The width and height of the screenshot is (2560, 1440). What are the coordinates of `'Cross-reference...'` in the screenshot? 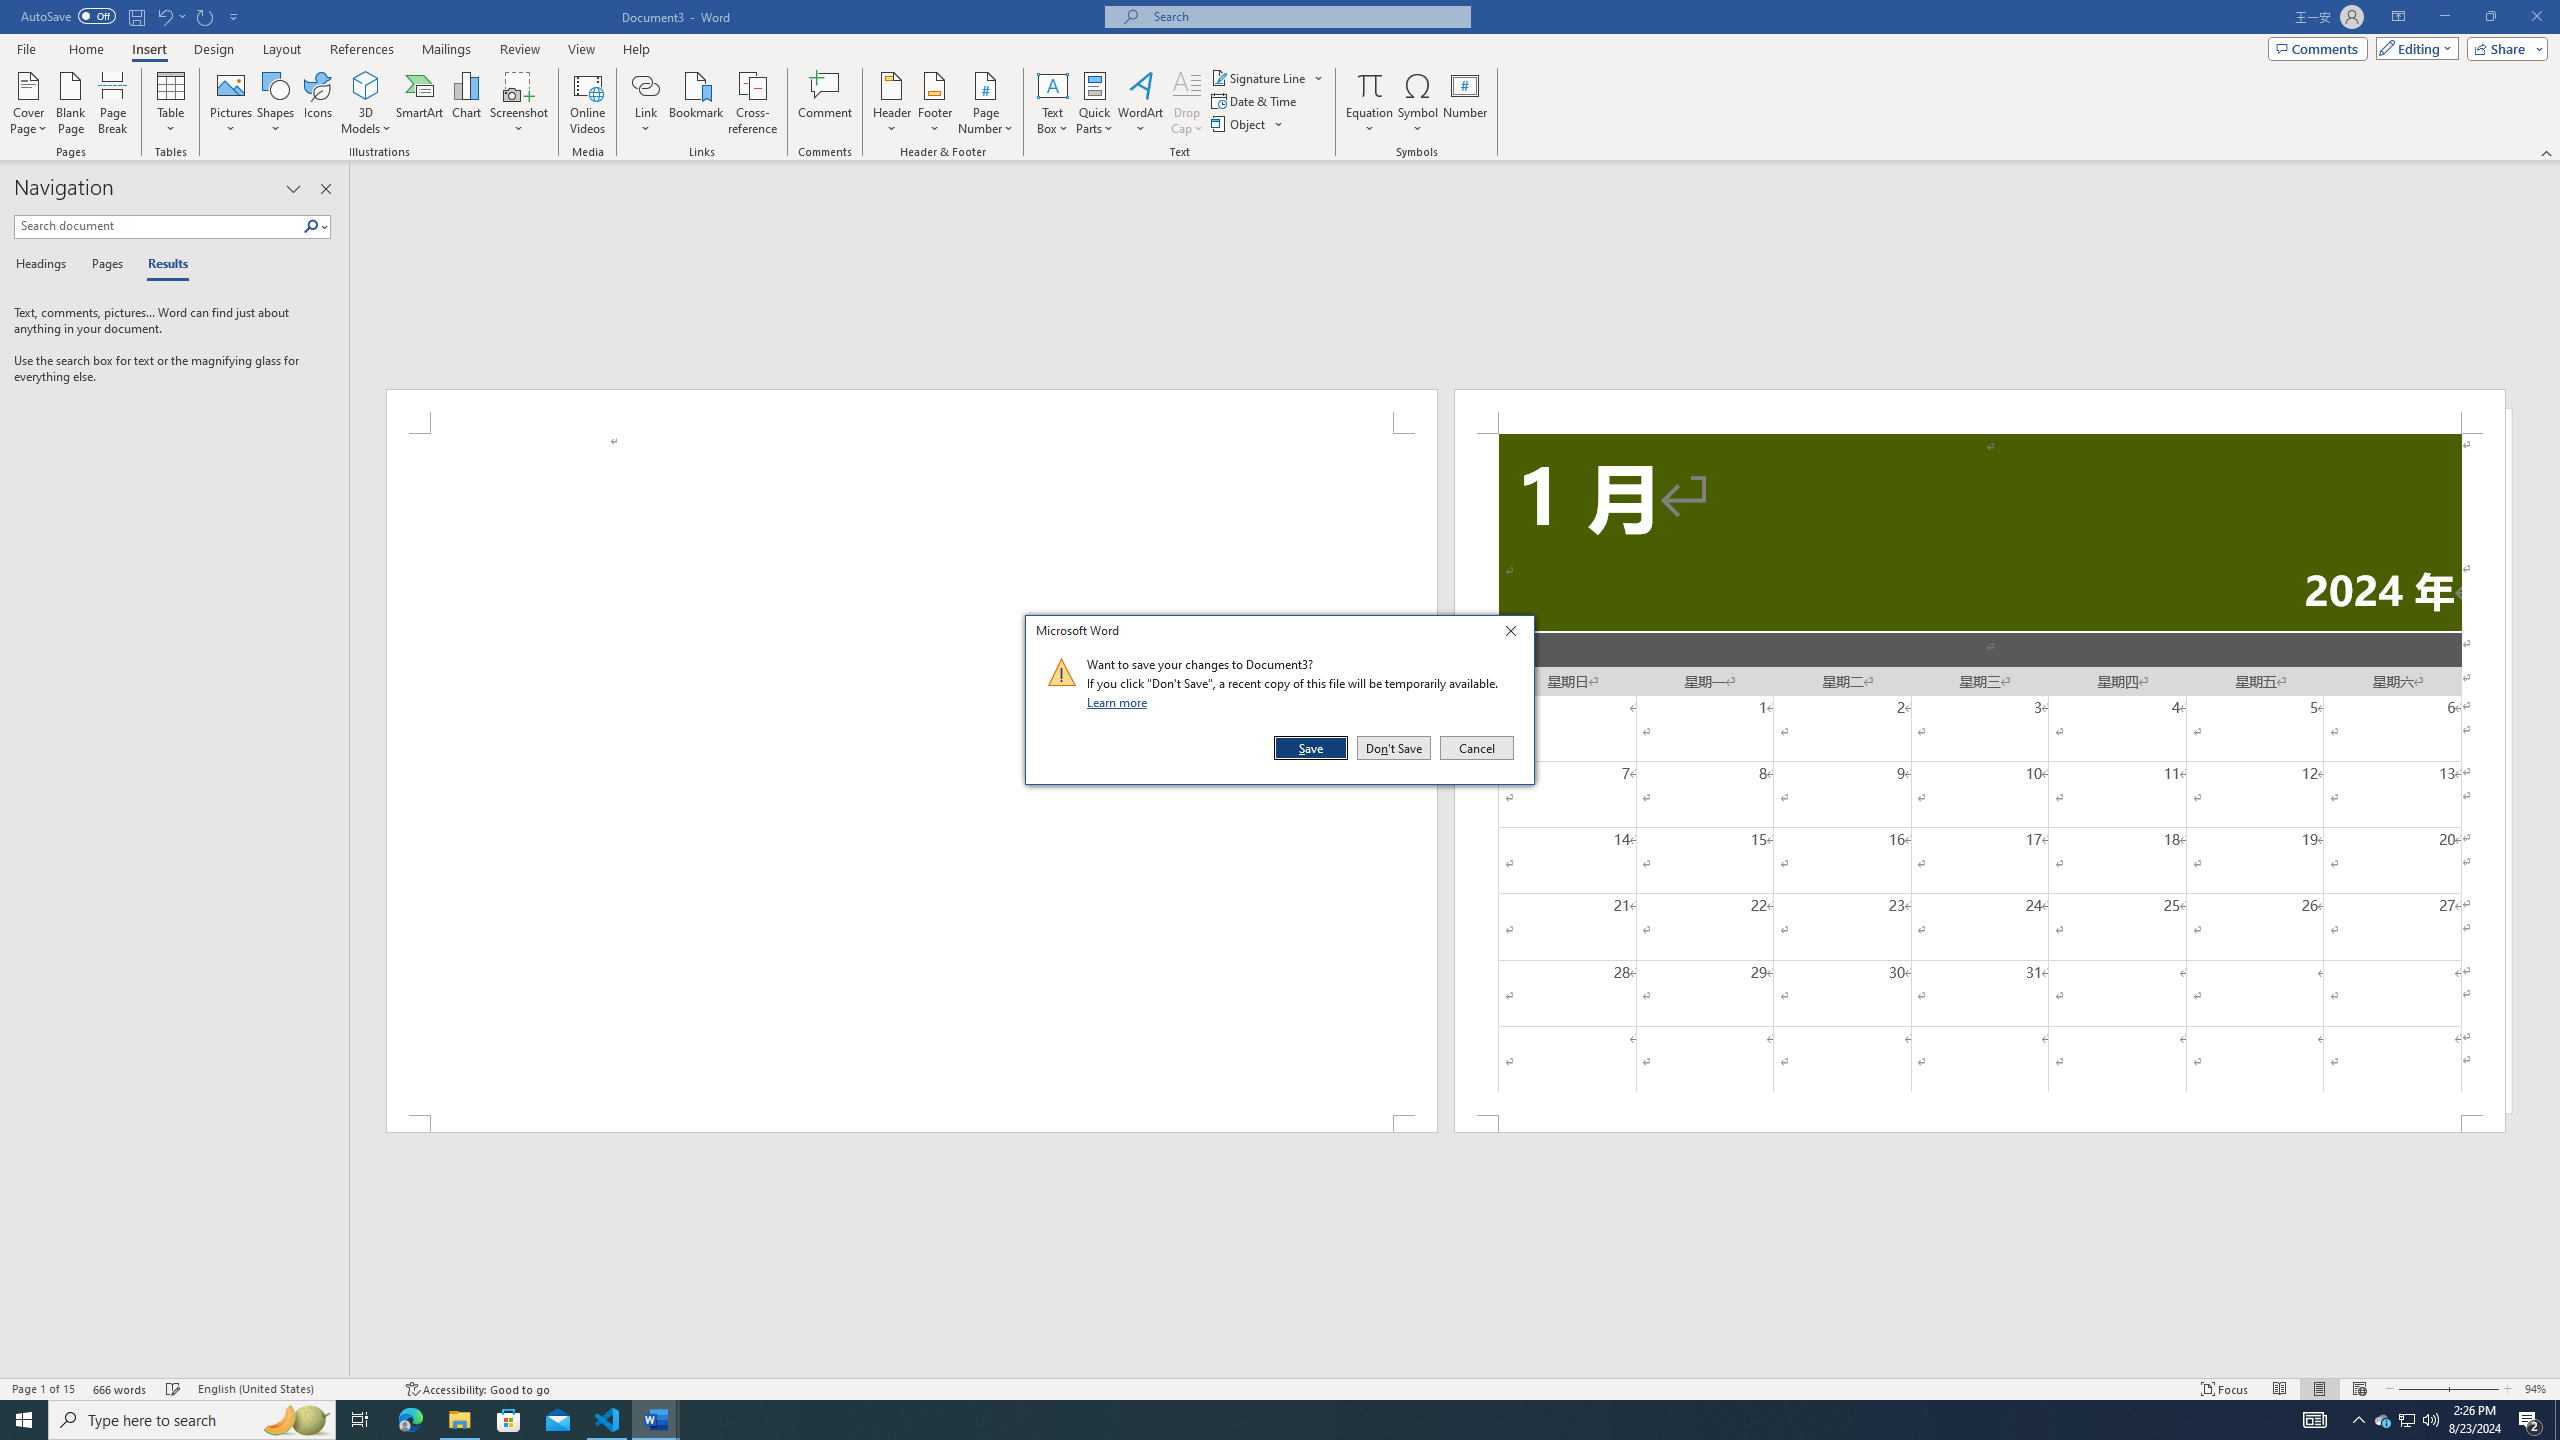 It's located at (753, 103).